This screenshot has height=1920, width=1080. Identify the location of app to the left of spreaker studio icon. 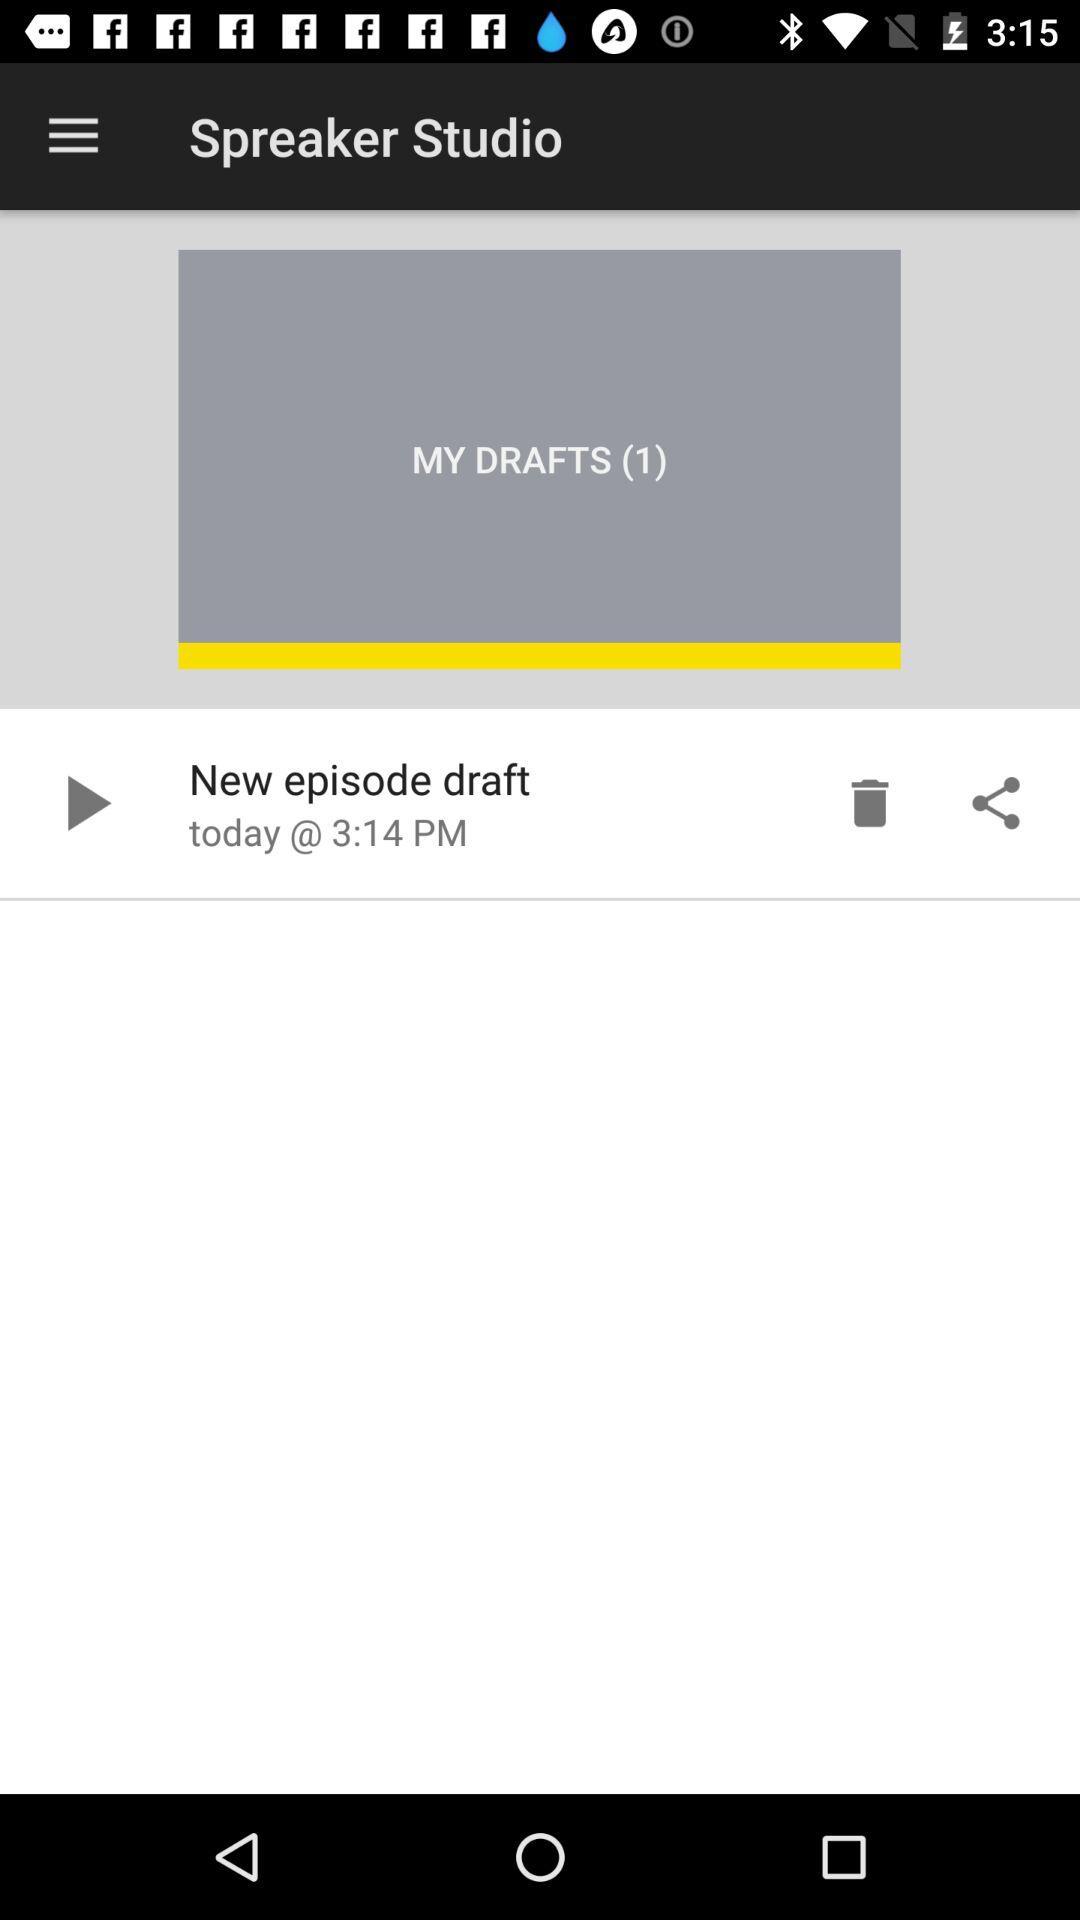
(72, 135).